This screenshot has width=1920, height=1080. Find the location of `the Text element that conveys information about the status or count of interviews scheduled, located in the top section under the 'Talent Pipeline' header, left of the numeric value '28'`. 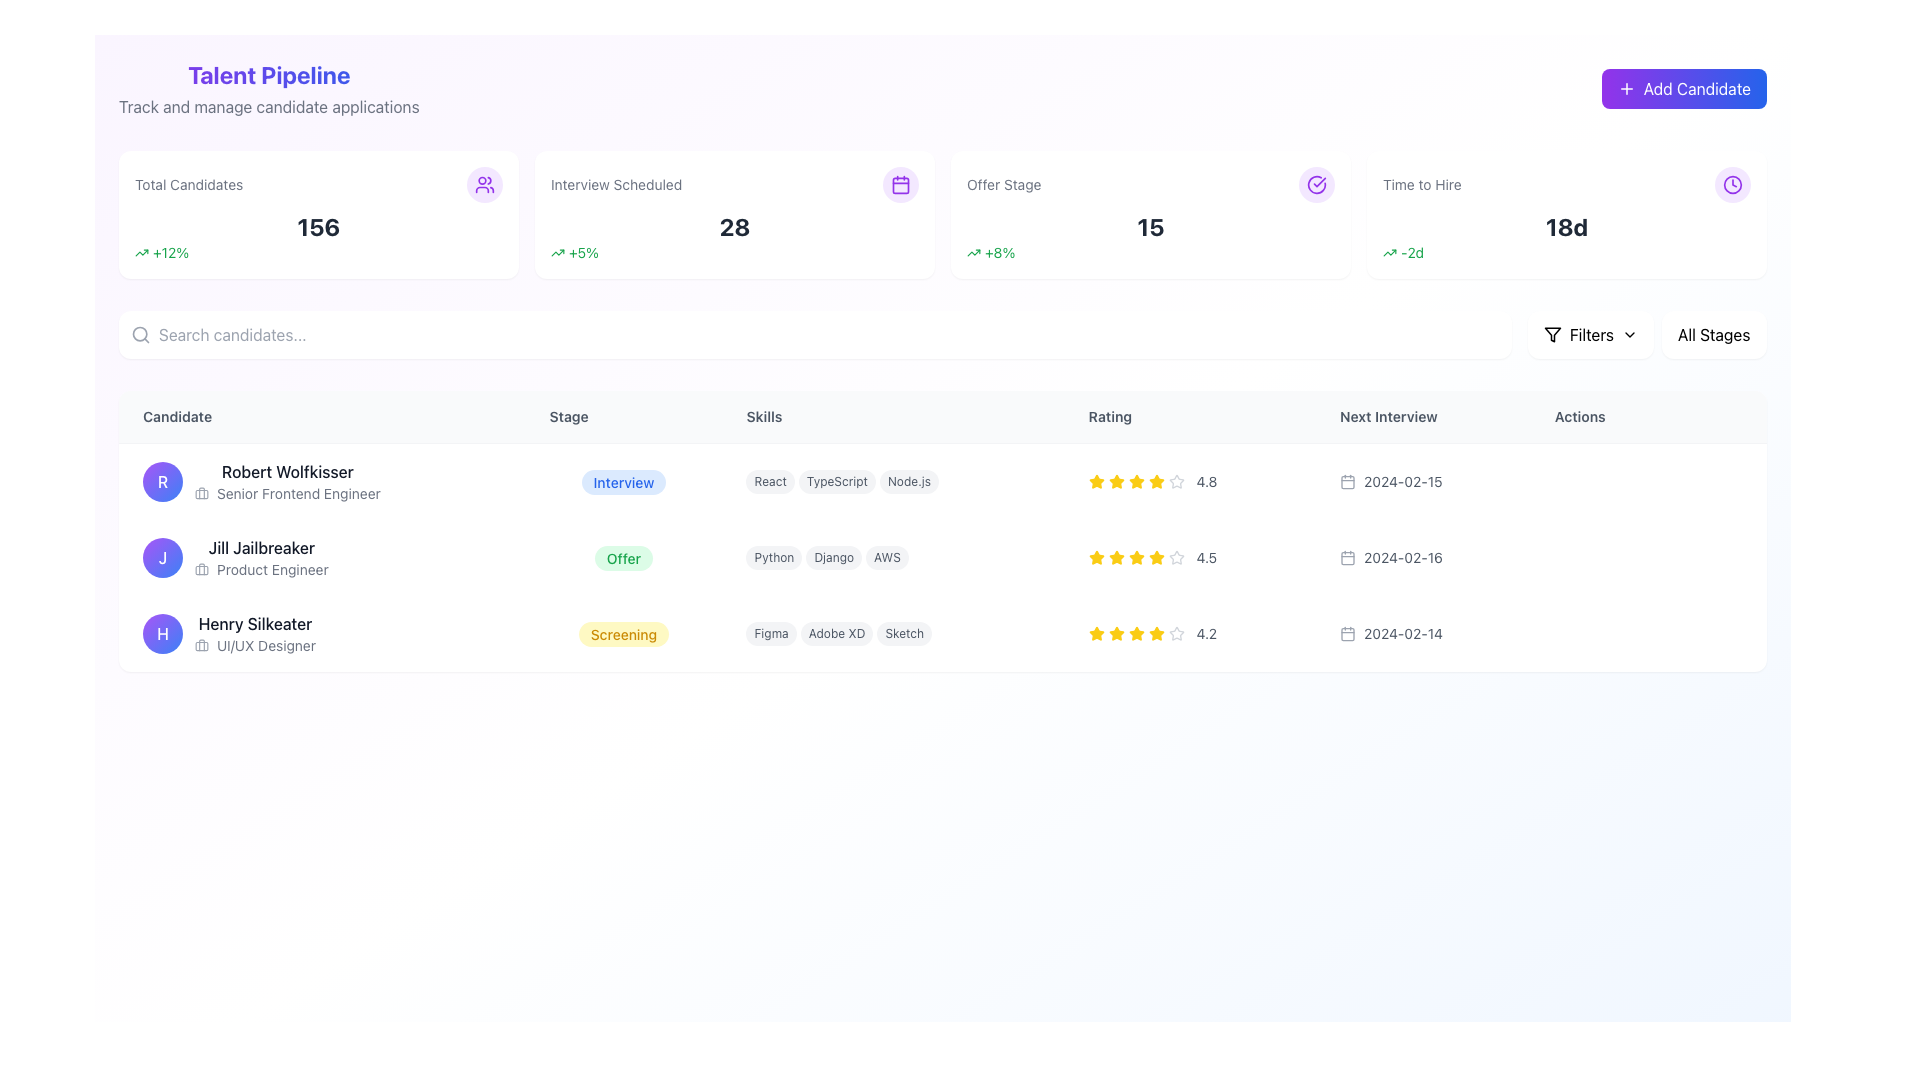

the Text element that conveys information about the status or count of interviews scheduled, located in the top section under the 'Talent Pipeline' header, left of the numeric value '28' is located at coordinates (615, 185).